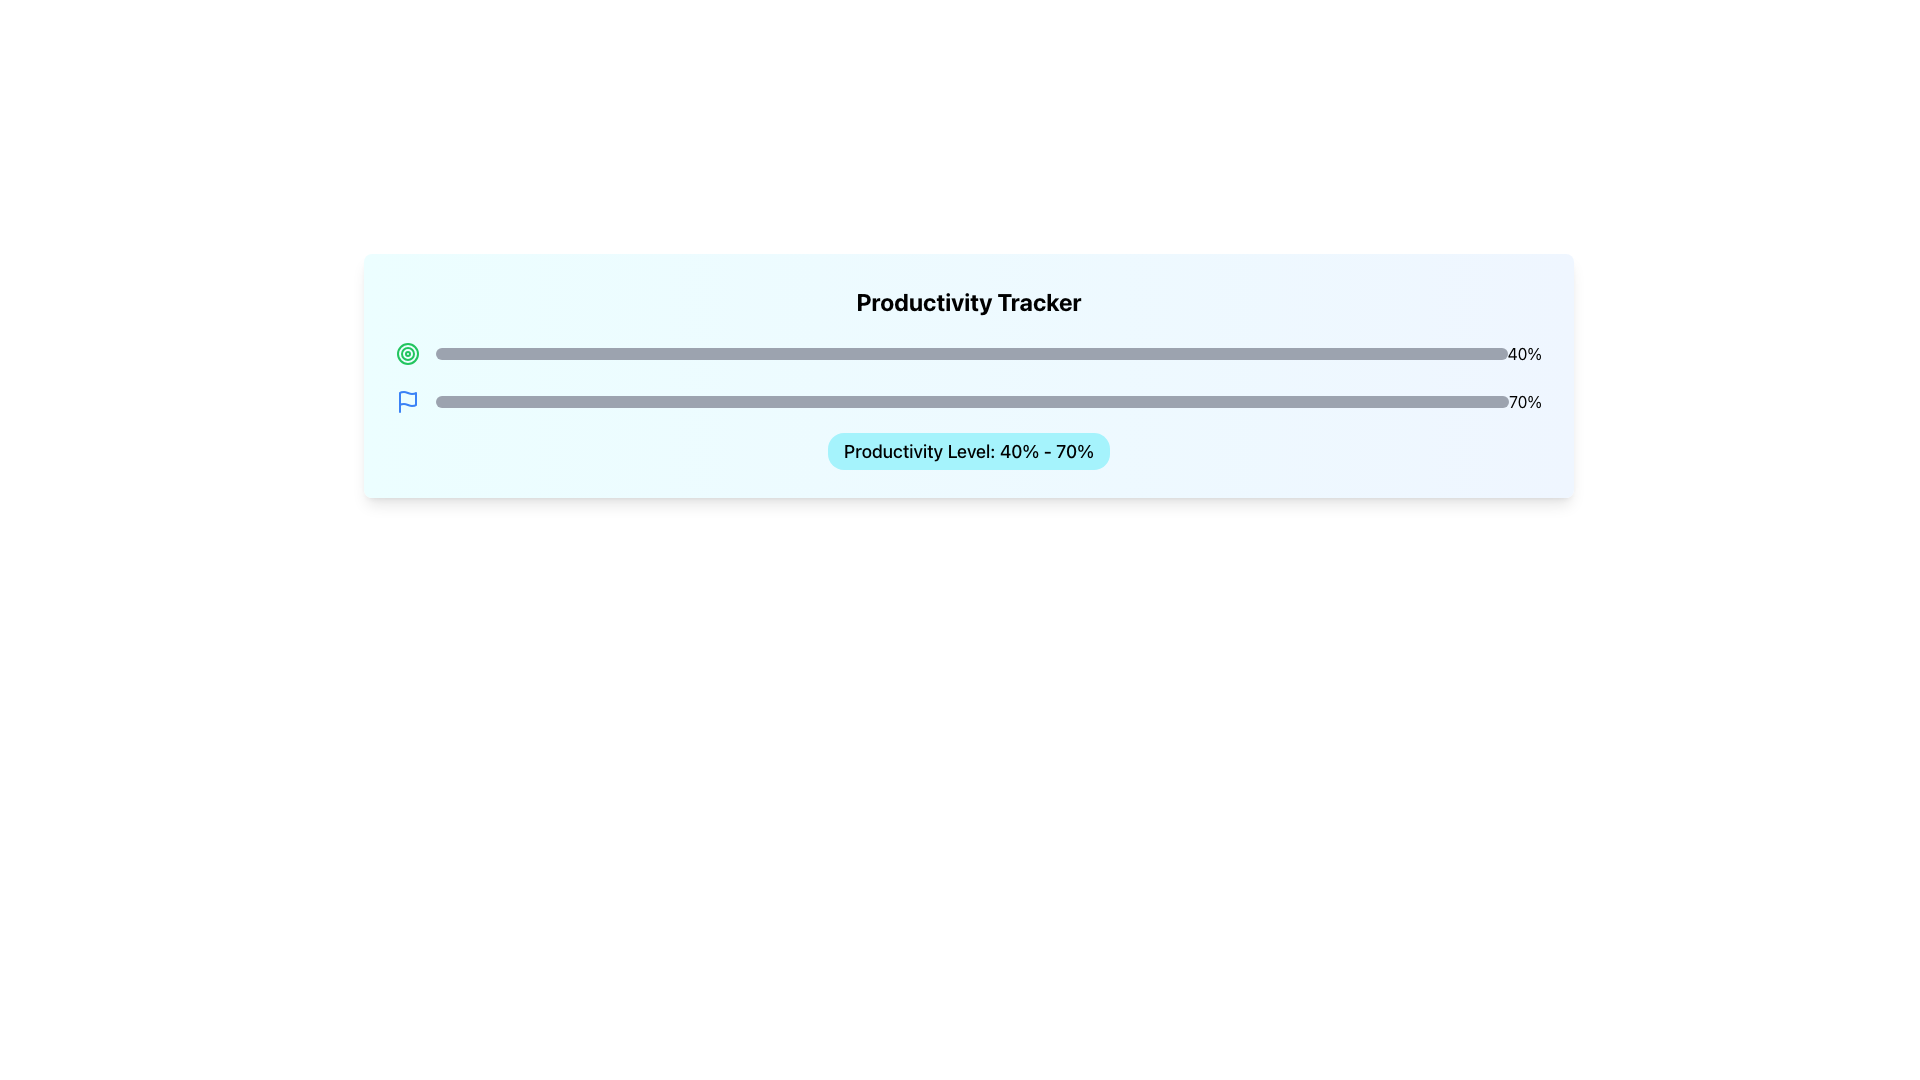 This screenshot has width=1920, height=1080. I want to click on the productivity level slider, so click(1045, 353).